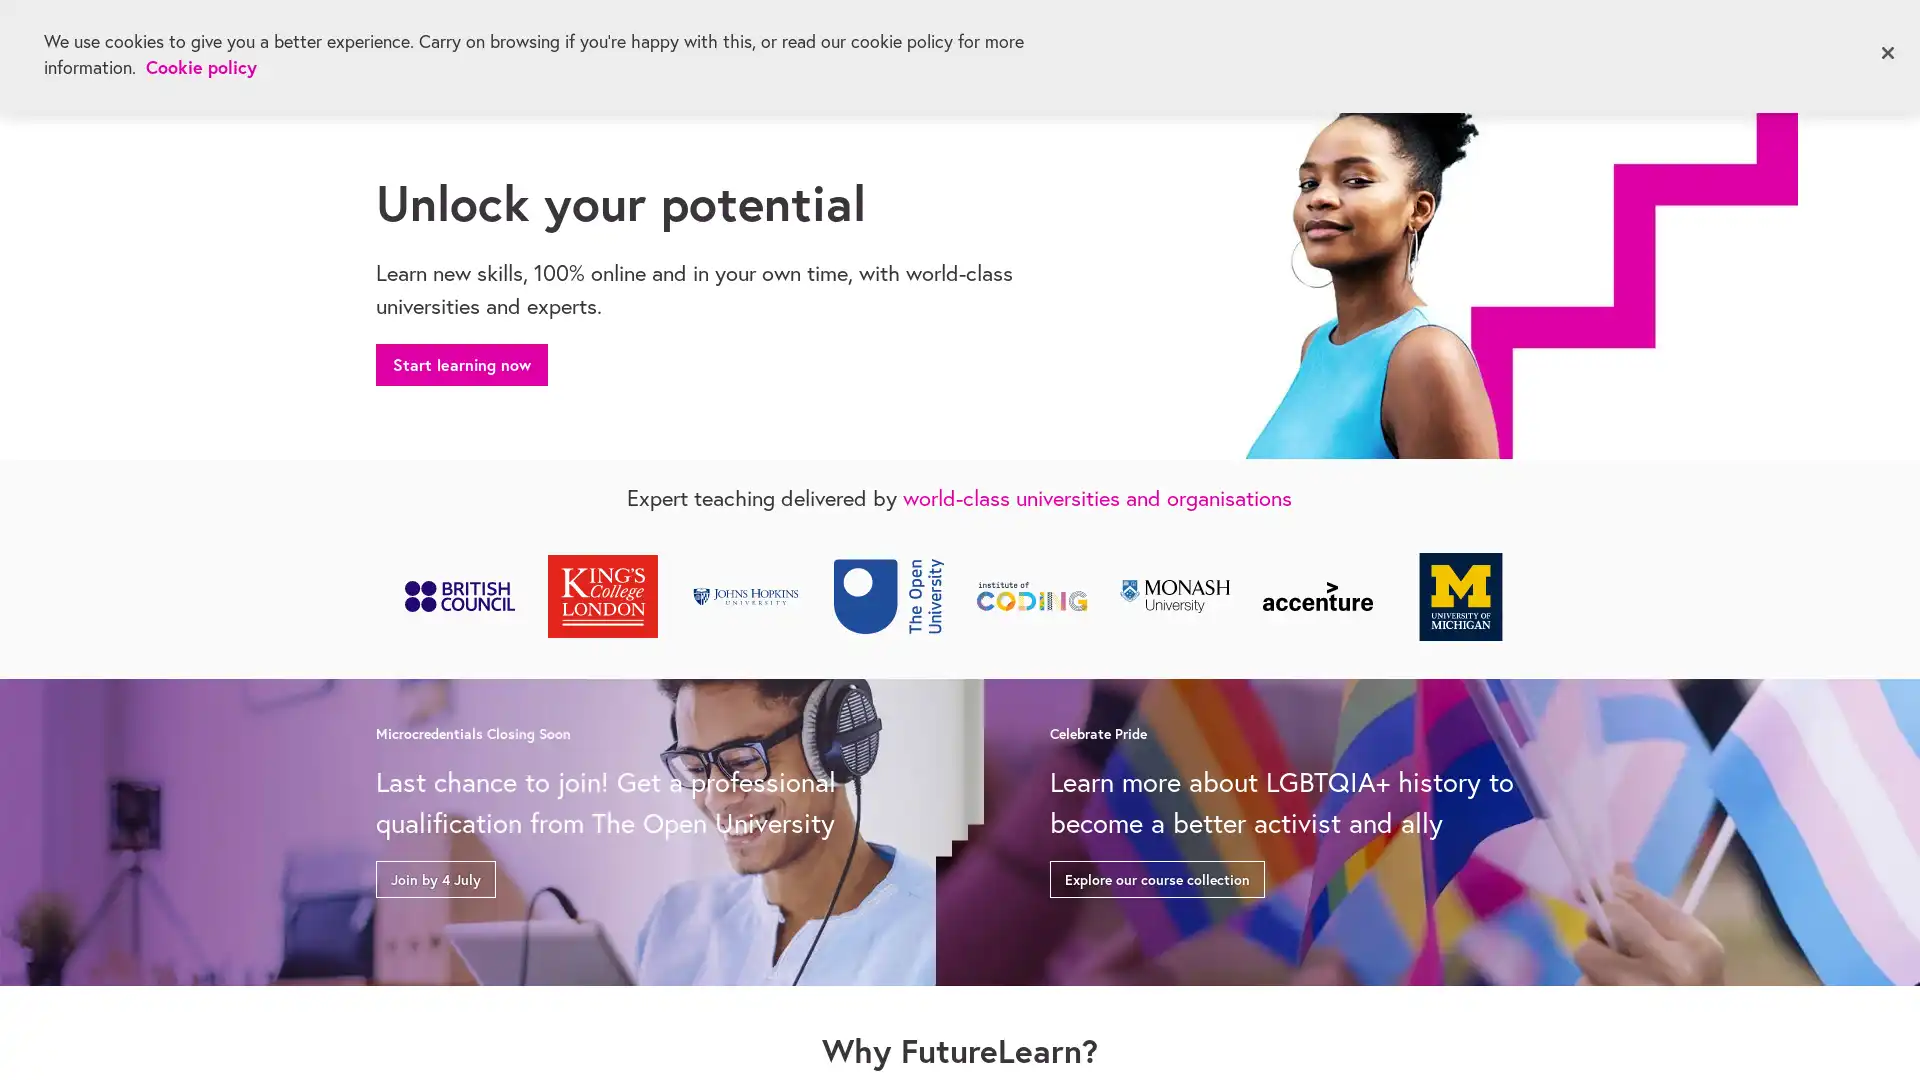 This screenshot has width=1920, height=1080. Describe the element at coordinates (460, 361) in the screenshot. I see `Start learning now` at that location.